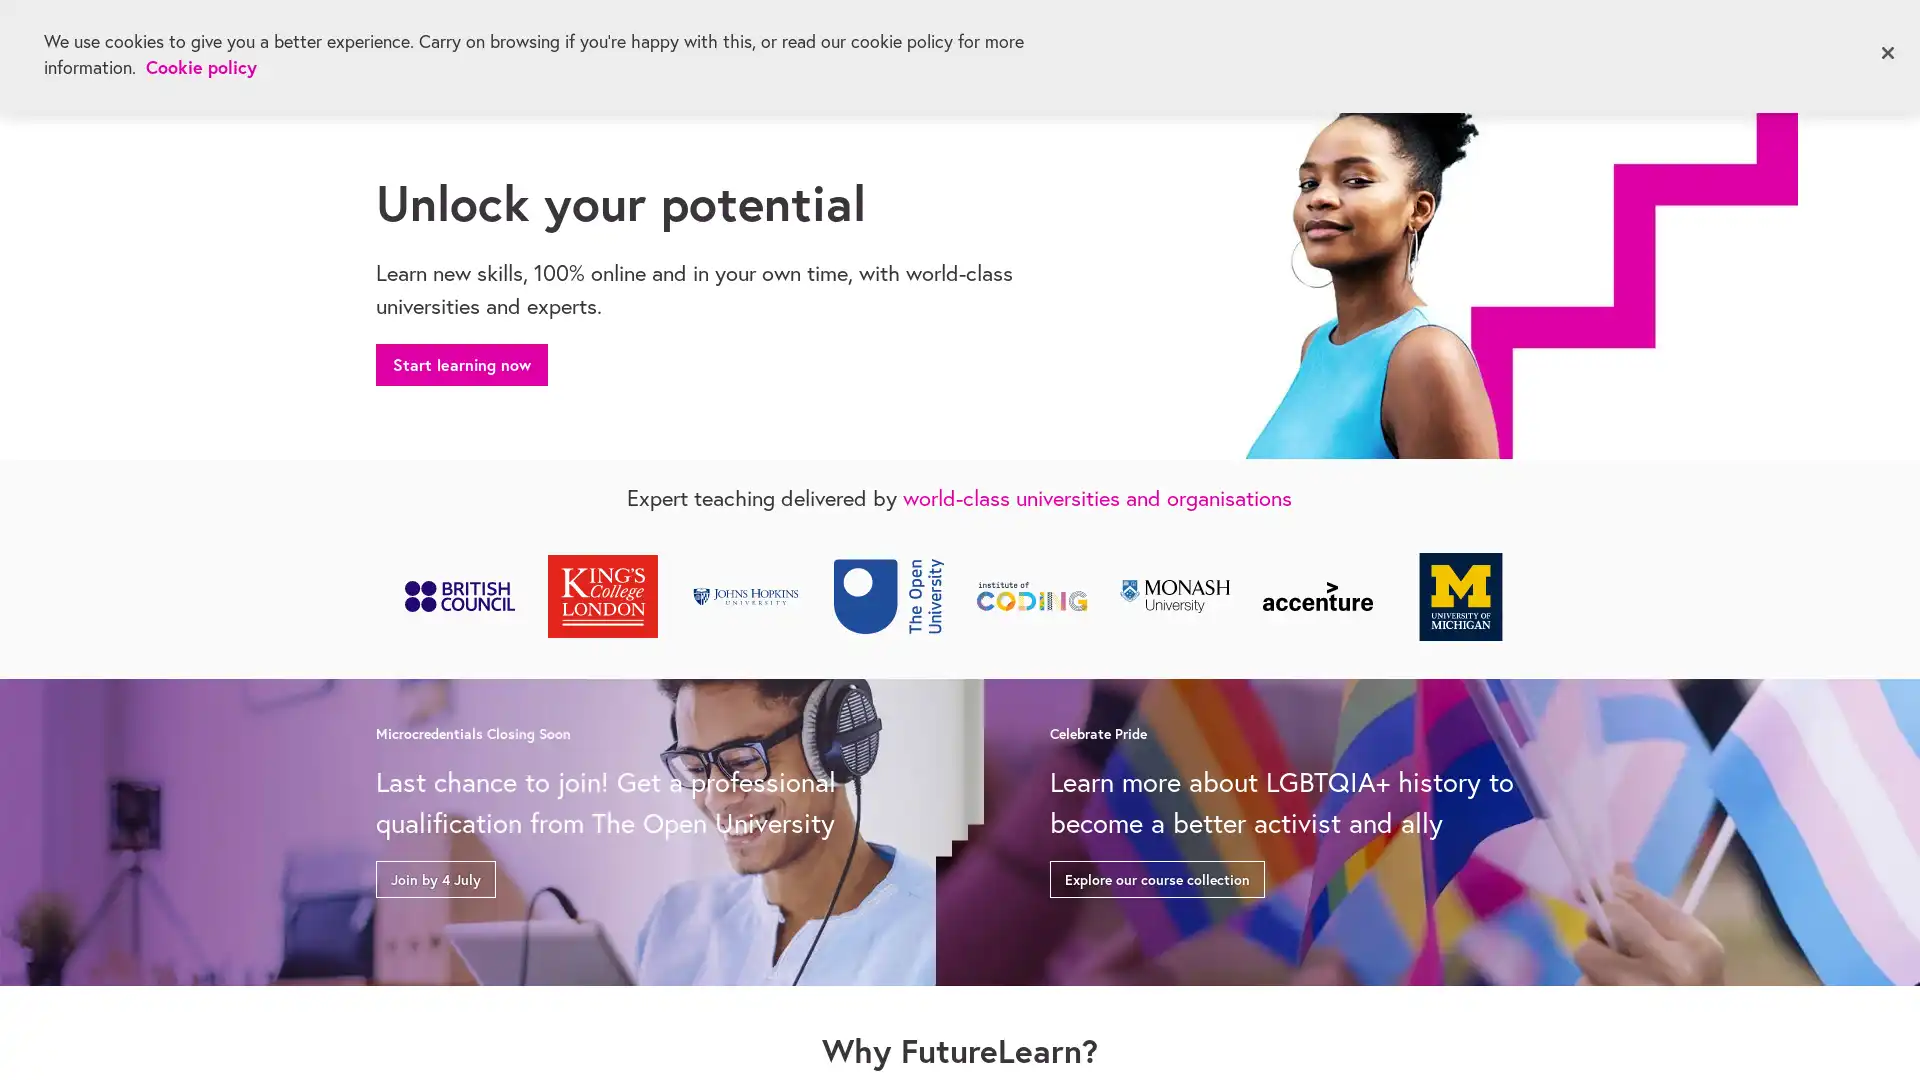 This screenshot has width=1920, height=1080. Describe the element at coordinates (460, 361) in the screenshot. I see `Start learning now` at that location.